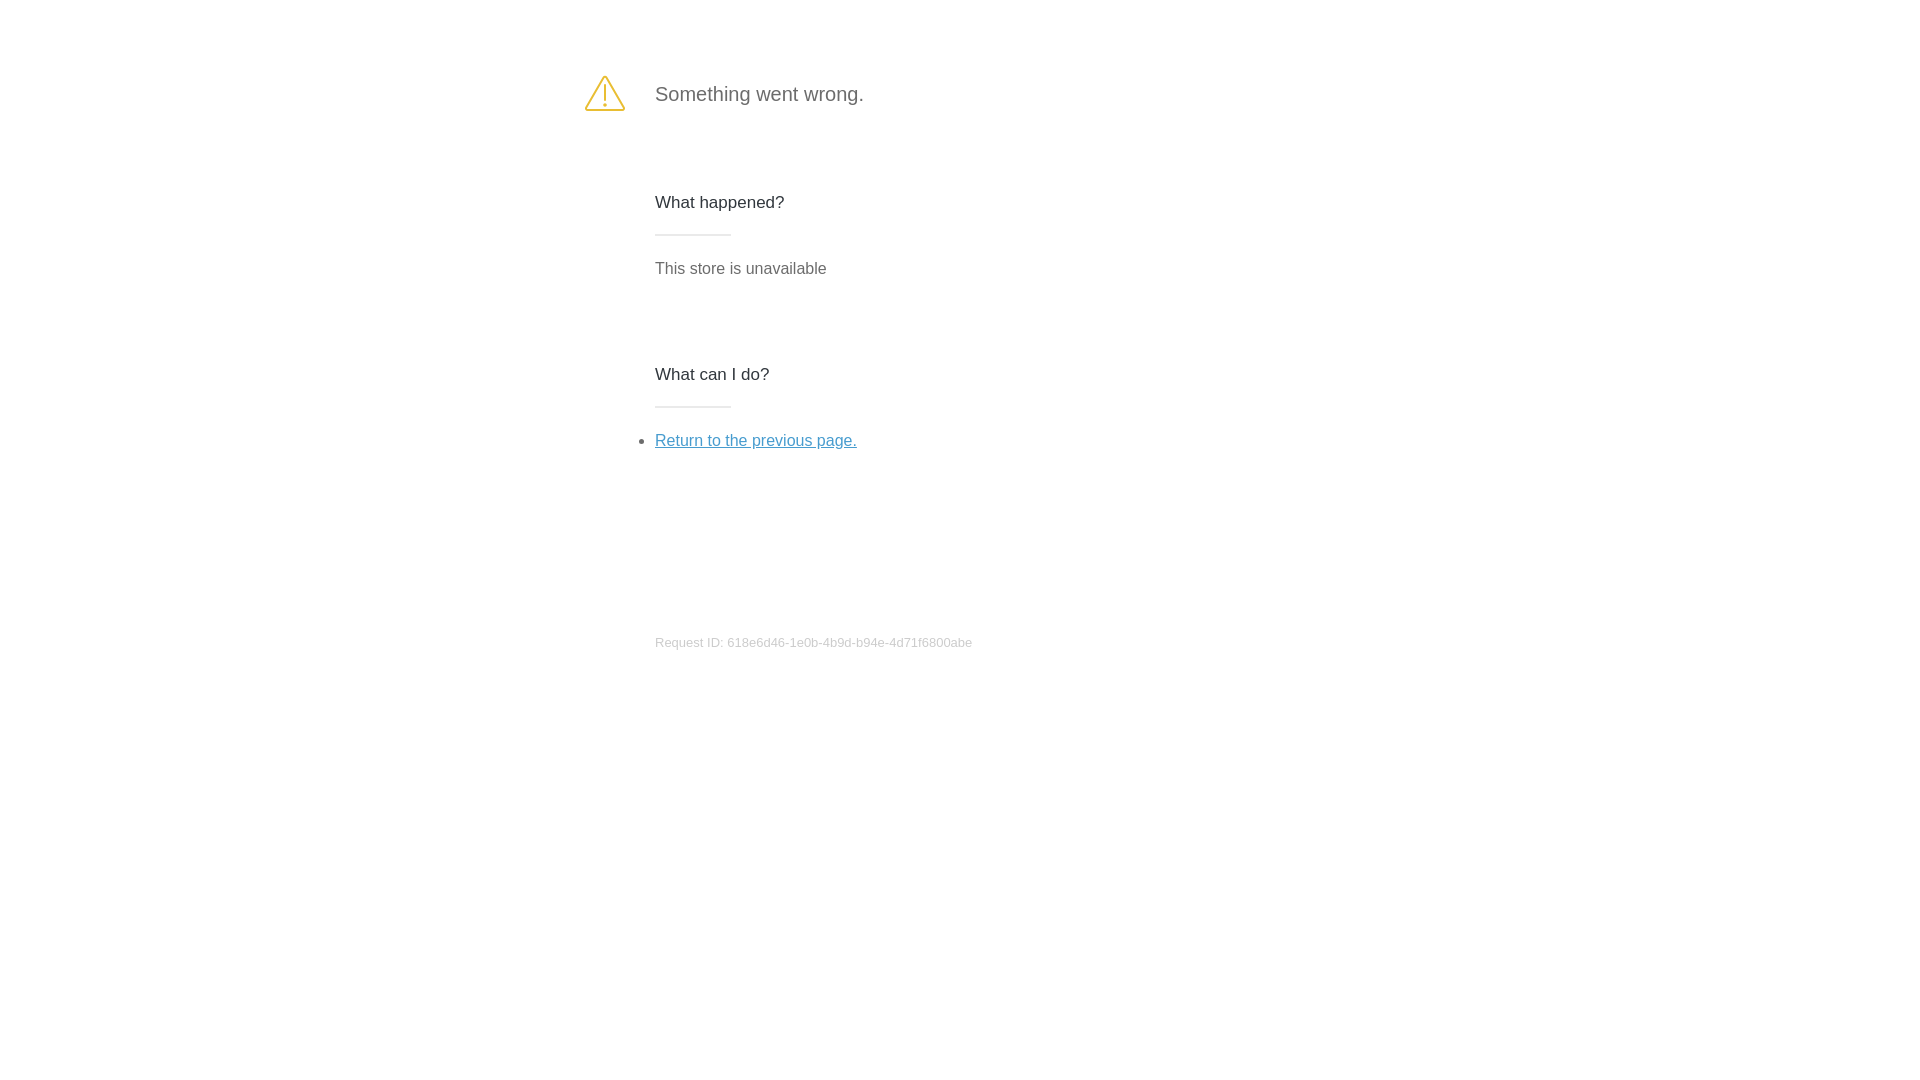  I want to click on 'Return to the previous page.', so click(754, 439).